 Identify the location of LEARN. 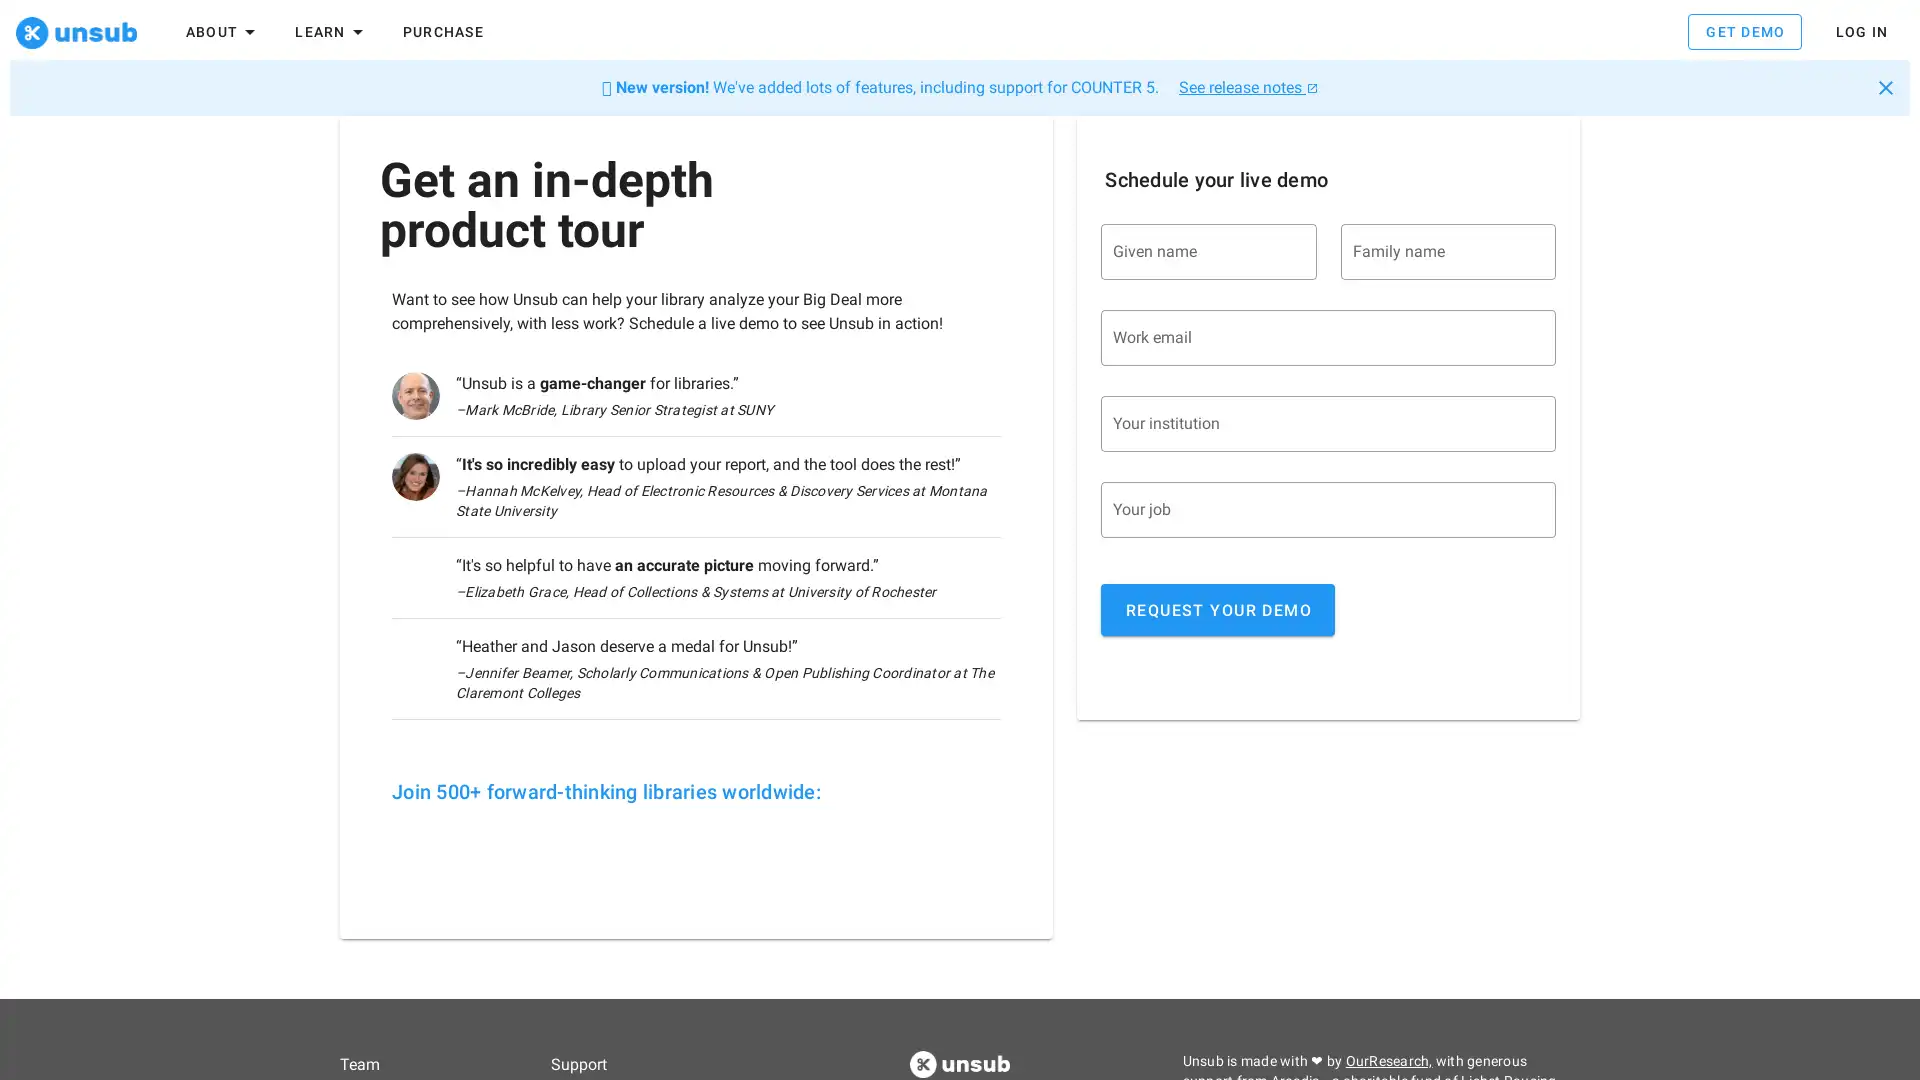
(331, 31).